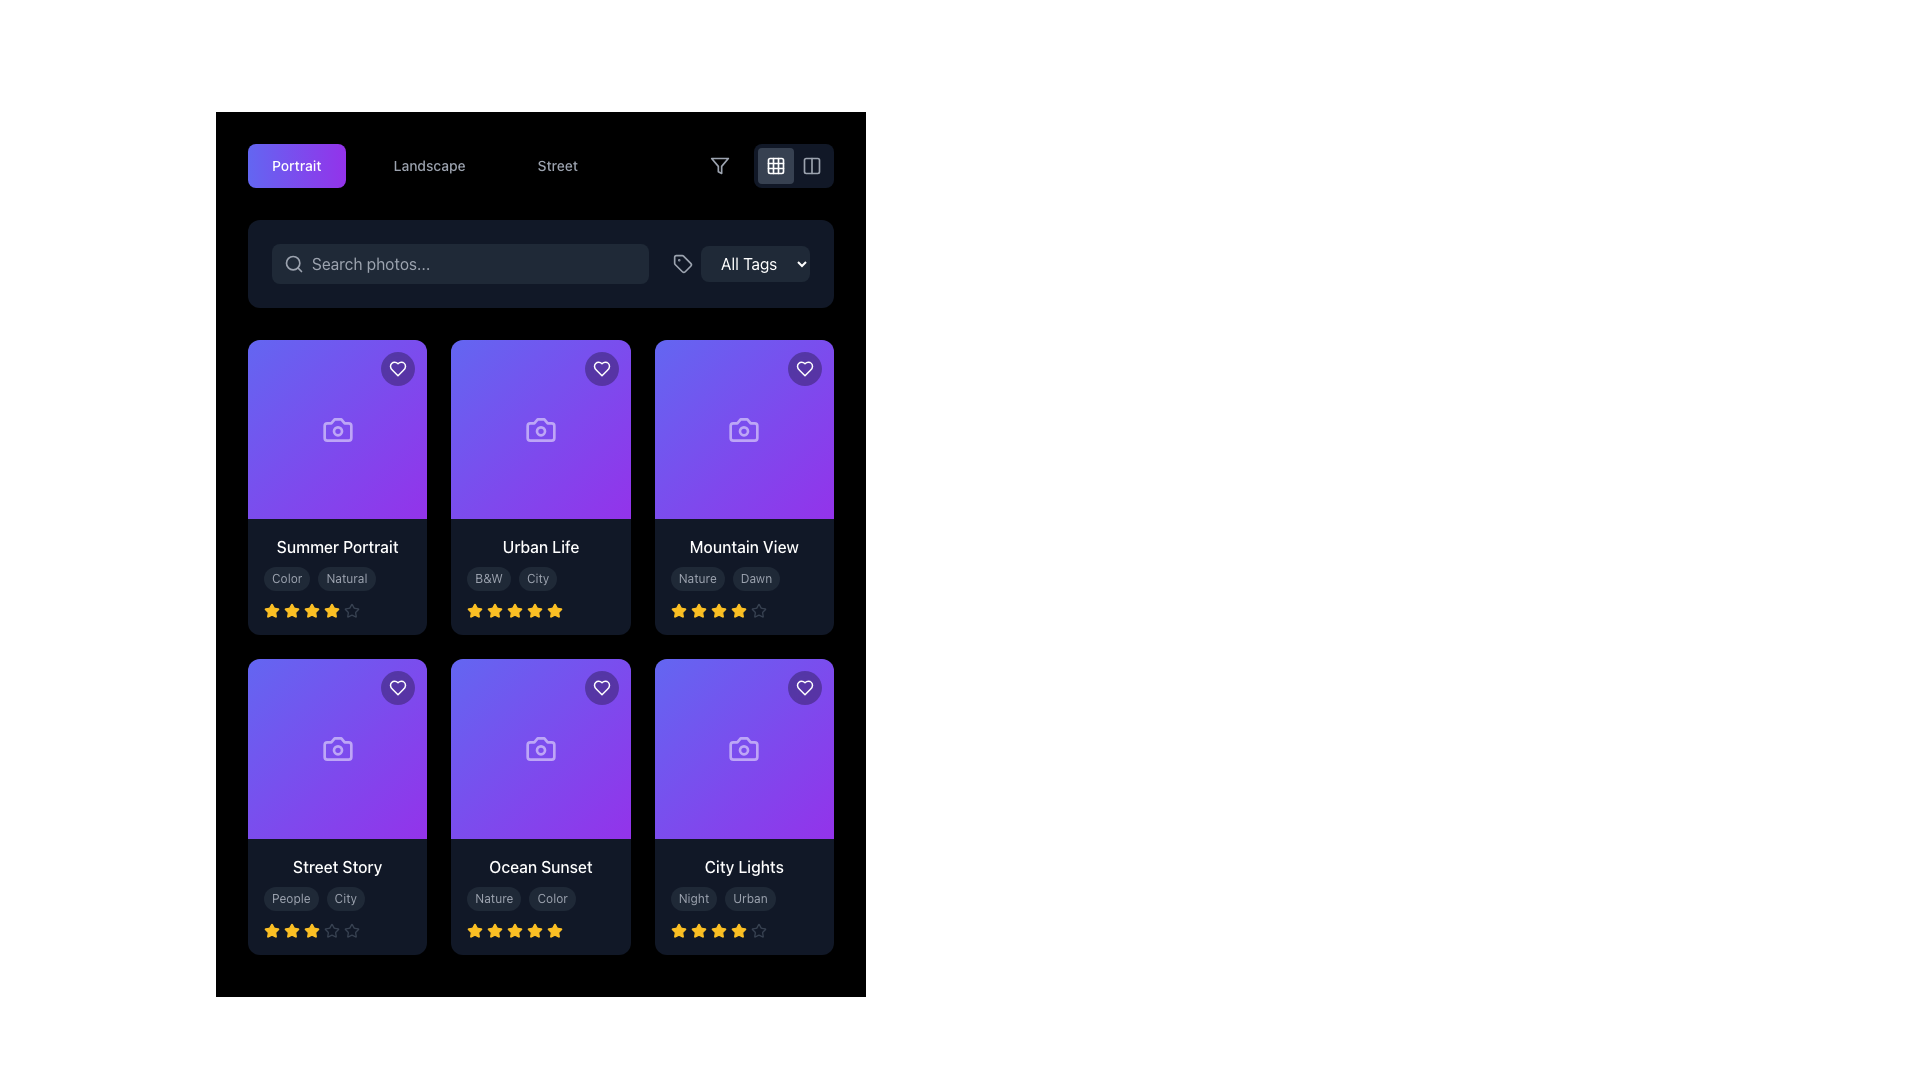 This screenshot has width=1920, height=1080. Describe the element at coordinates (331, 610) in the screenshot. I see `the yellow star icon, which is the fifth star in the rating row below the 'Summer Portrait' card, to rate it` at that location.